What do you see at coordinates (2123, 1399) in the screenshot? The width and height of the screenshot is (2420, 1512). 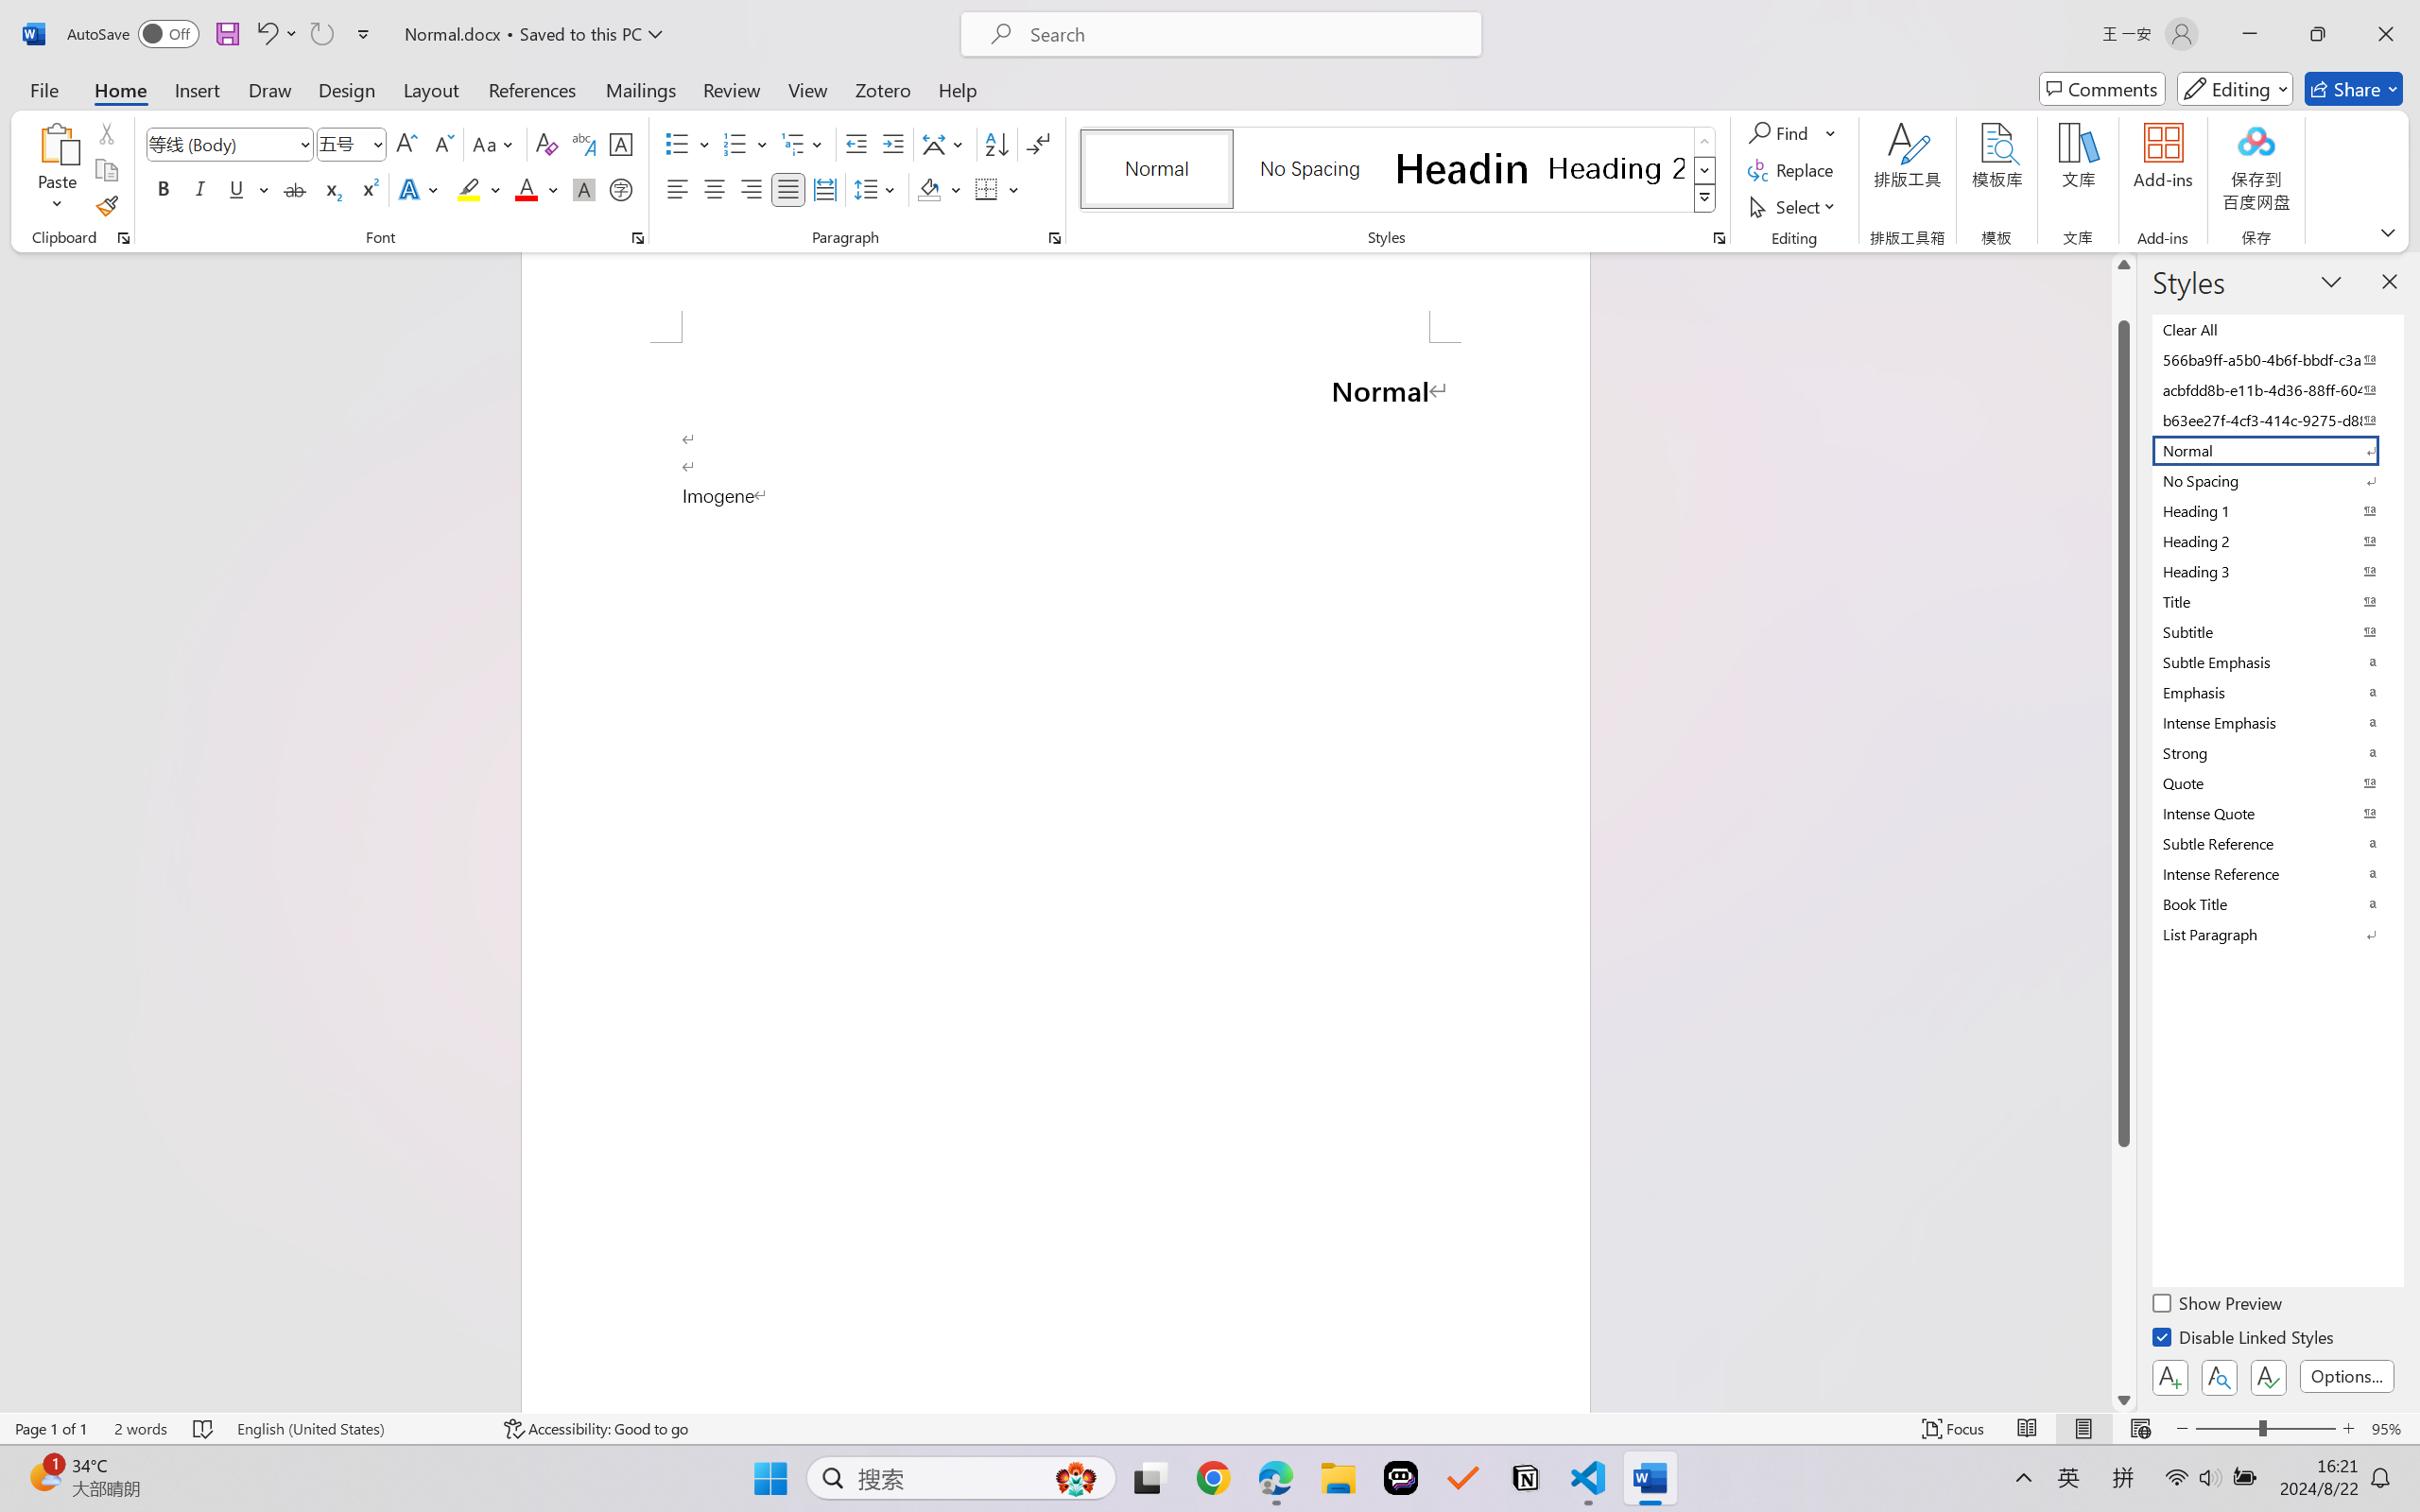 I see `'Line down'` at bounding box center [2123, 1399].